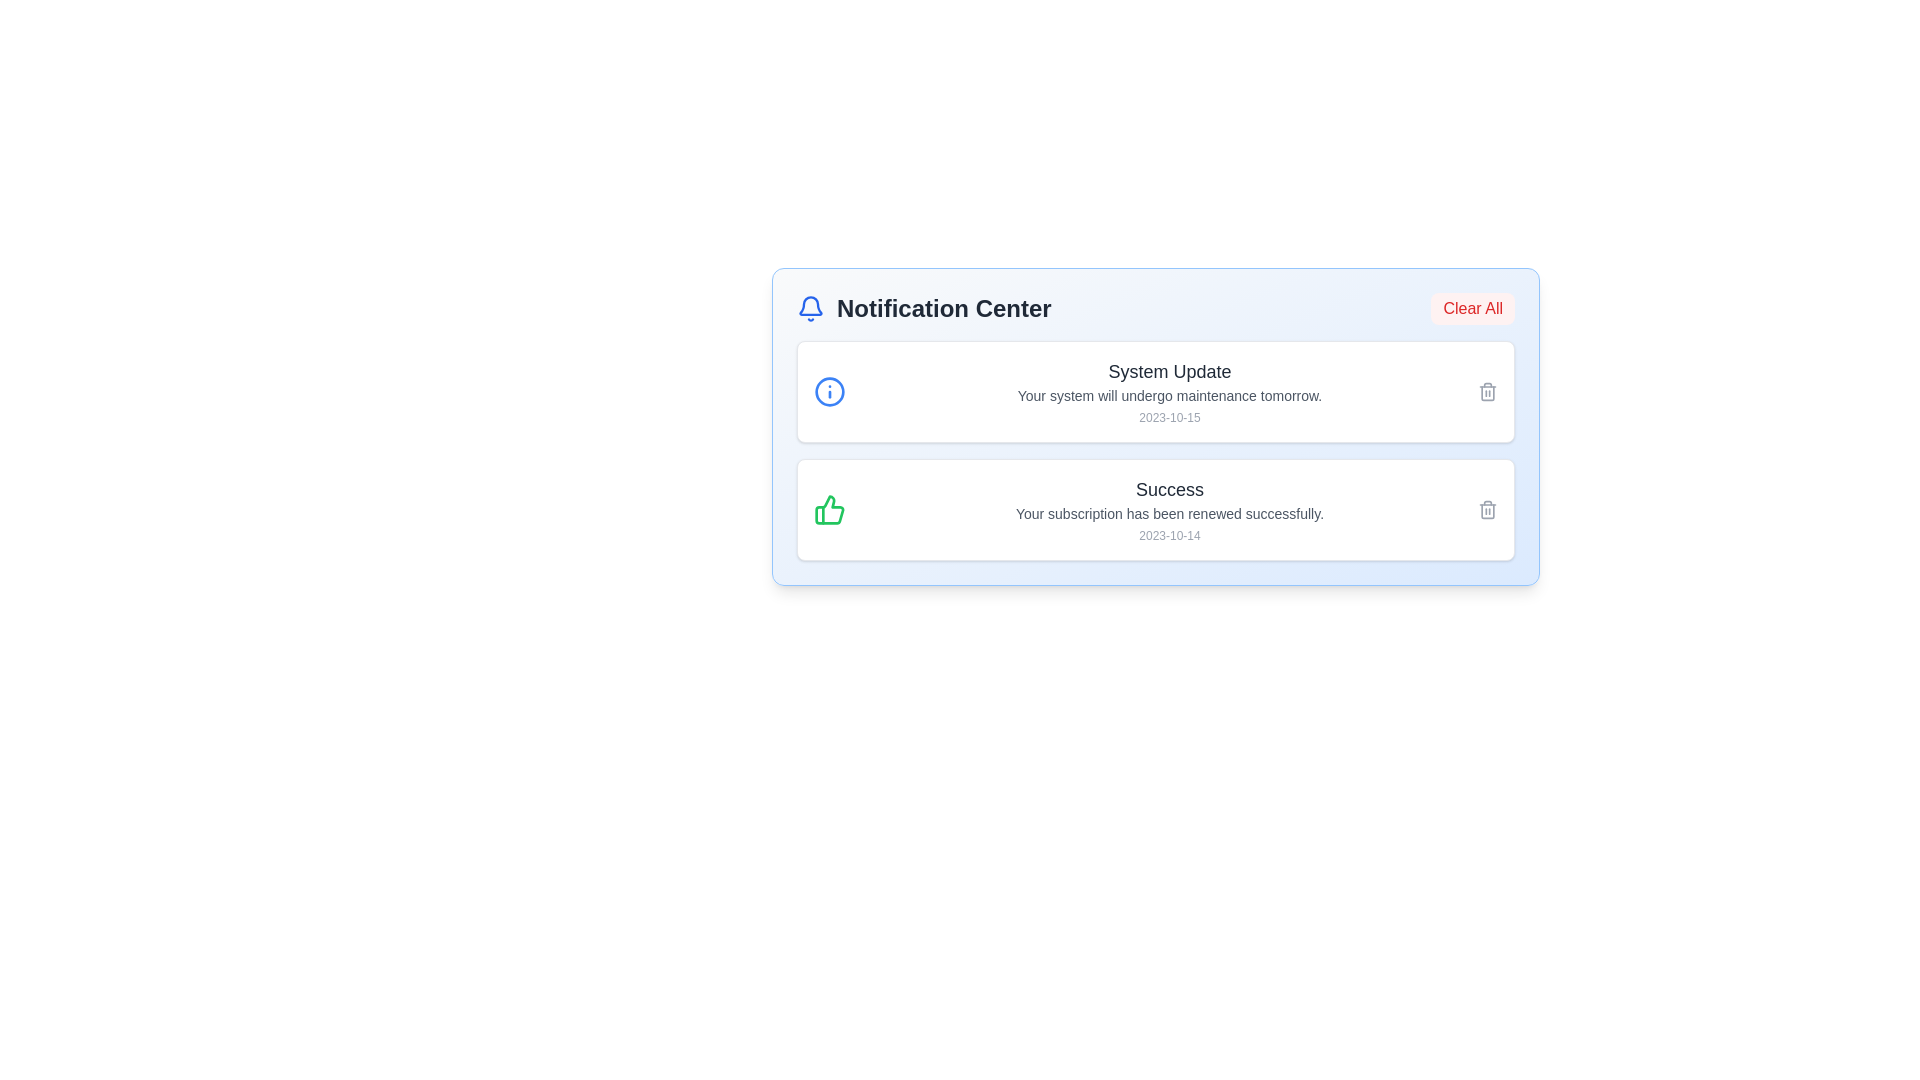  What do you see at coordinates (811, 308) in the screenshot?
I see `the blue bell icon representing notifications, located in the header of the notification panel, to interact with it` at bounding box center [811, 308].